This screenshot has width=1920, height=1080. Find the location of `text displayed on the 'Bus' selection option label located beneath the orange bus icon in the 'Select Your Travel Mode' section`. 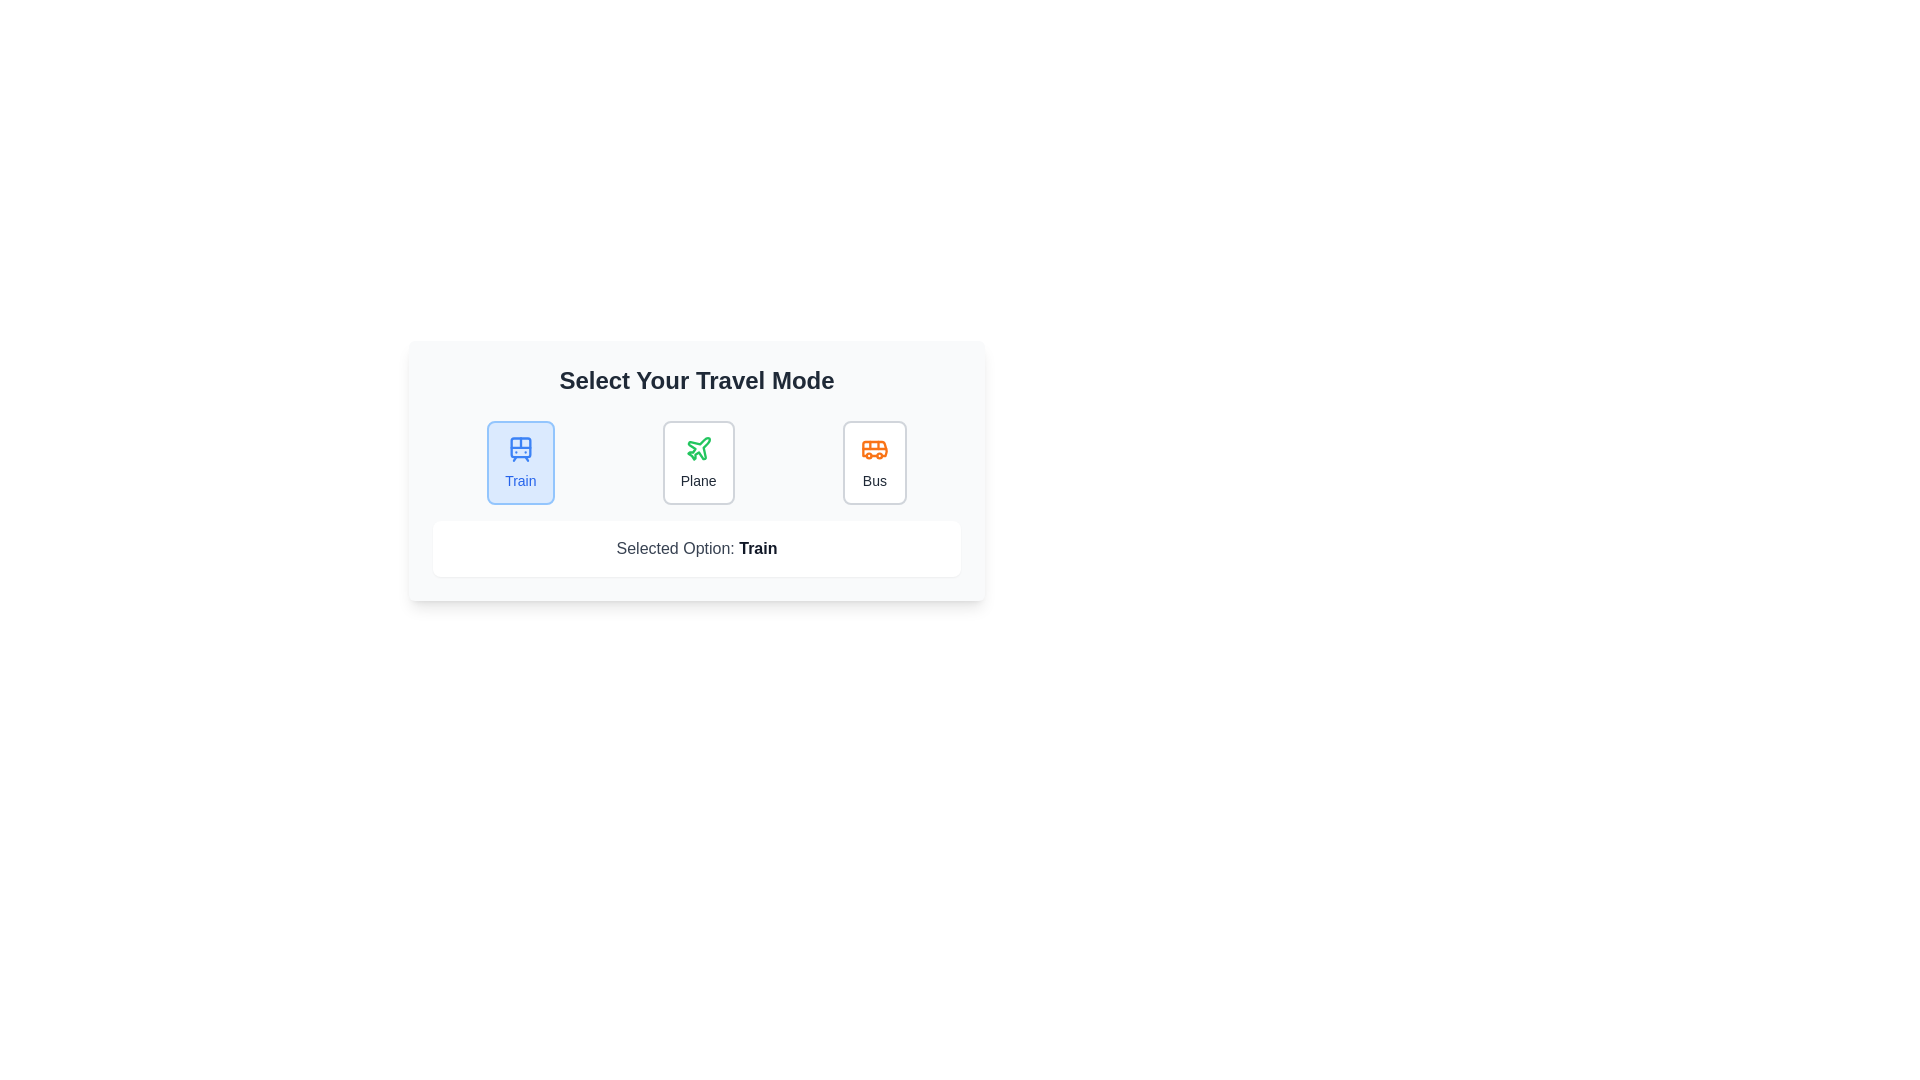

text displayed on the 'Bus' selection option label located beneath the orange bus icon in the 'Select Your Travel Mode' section is located at coordinates (874, 481).